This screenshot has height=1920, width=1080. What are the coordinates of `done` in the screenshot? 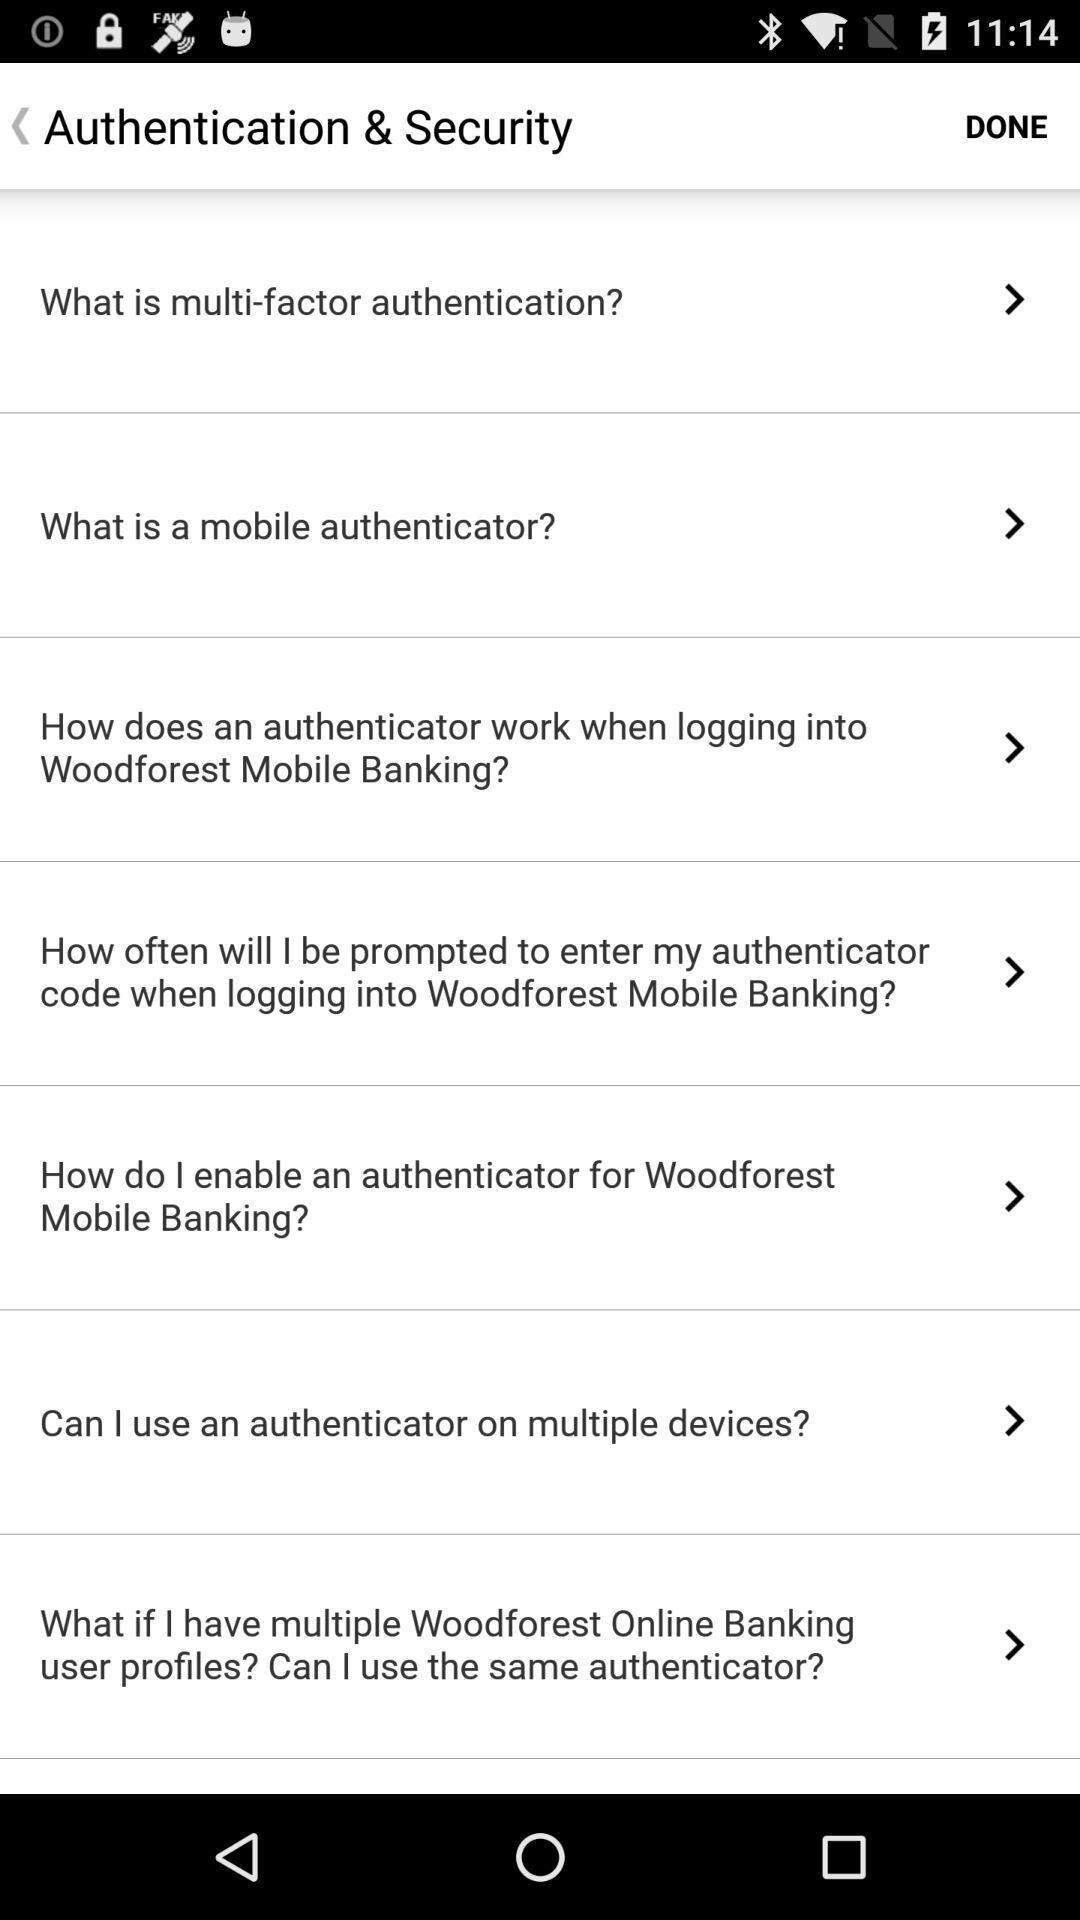 It's located at (1006, 124).